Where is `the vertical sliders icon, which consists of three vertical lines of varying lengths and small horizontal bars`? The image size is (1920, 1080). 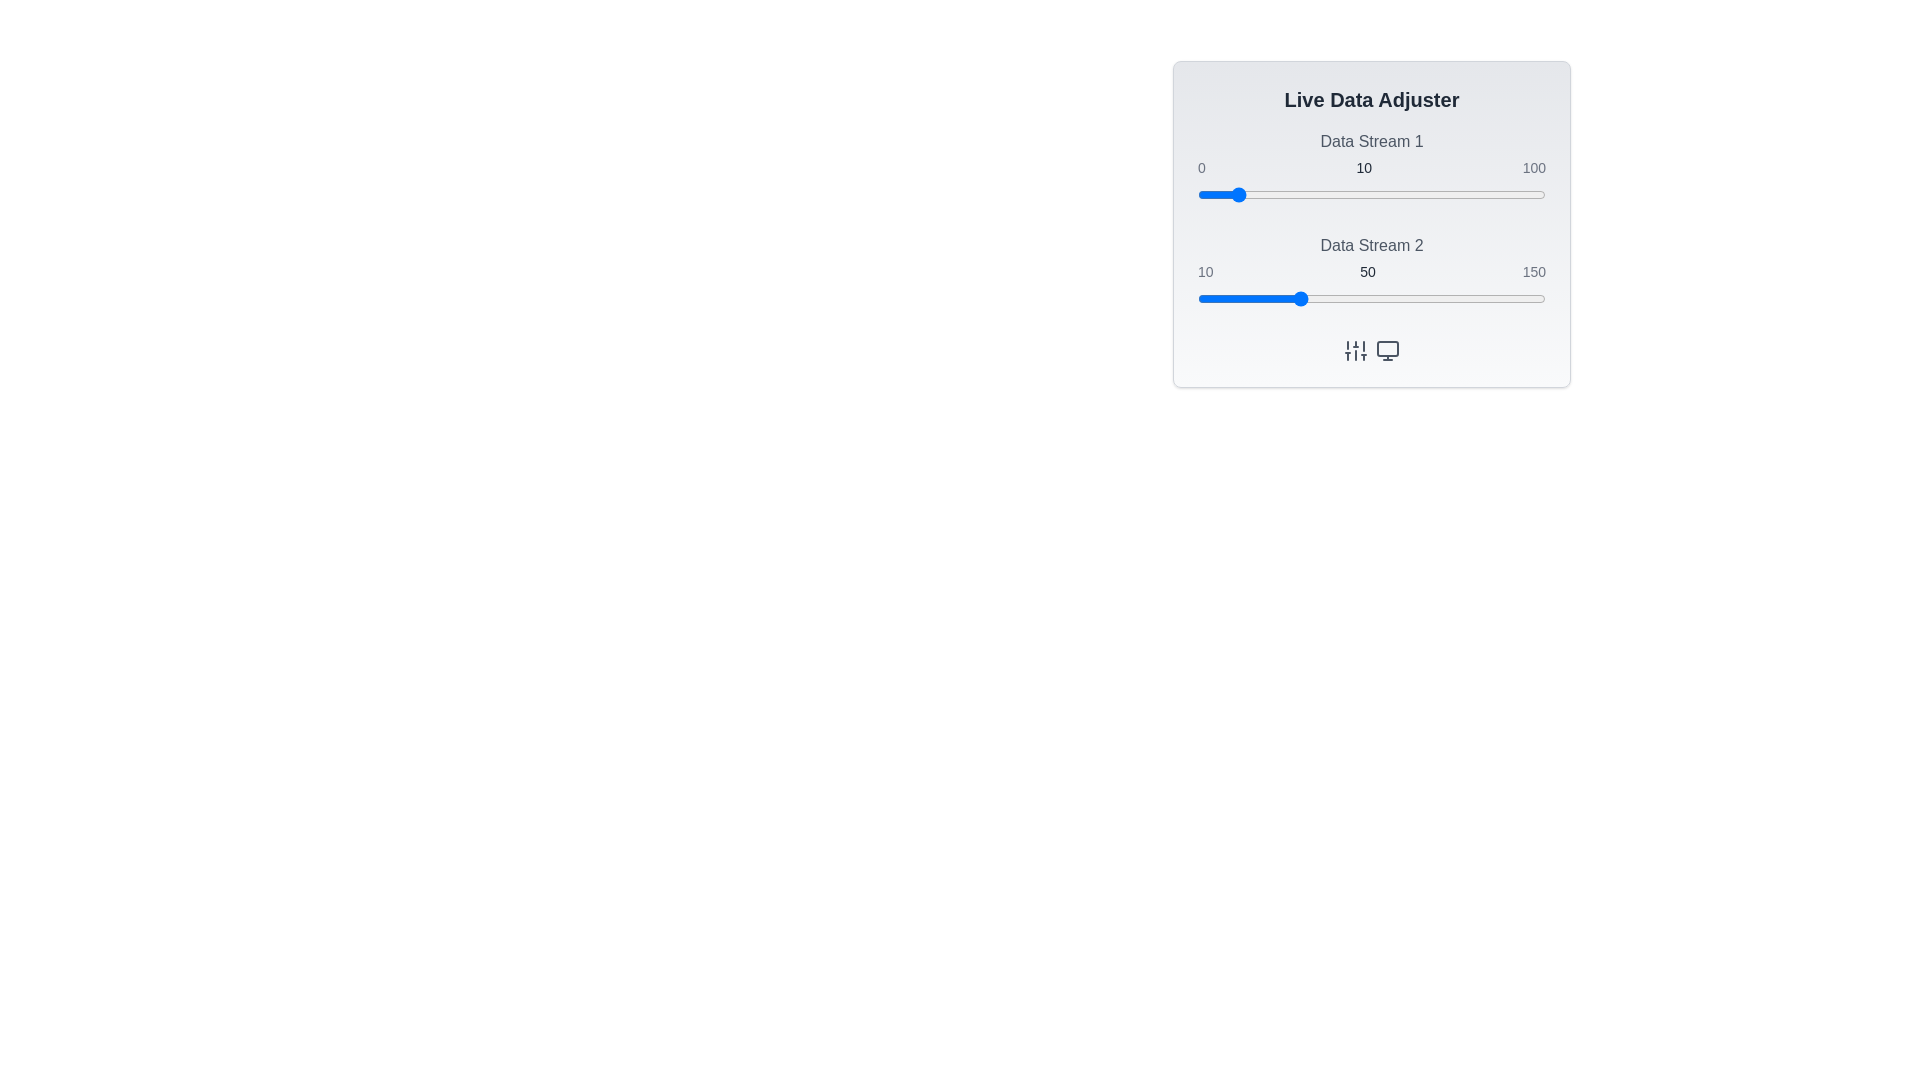 the vertical sliders icon, which consists of three vertical lines of varying lengths and small horizontal bars is located at coordinates (1356, 349).